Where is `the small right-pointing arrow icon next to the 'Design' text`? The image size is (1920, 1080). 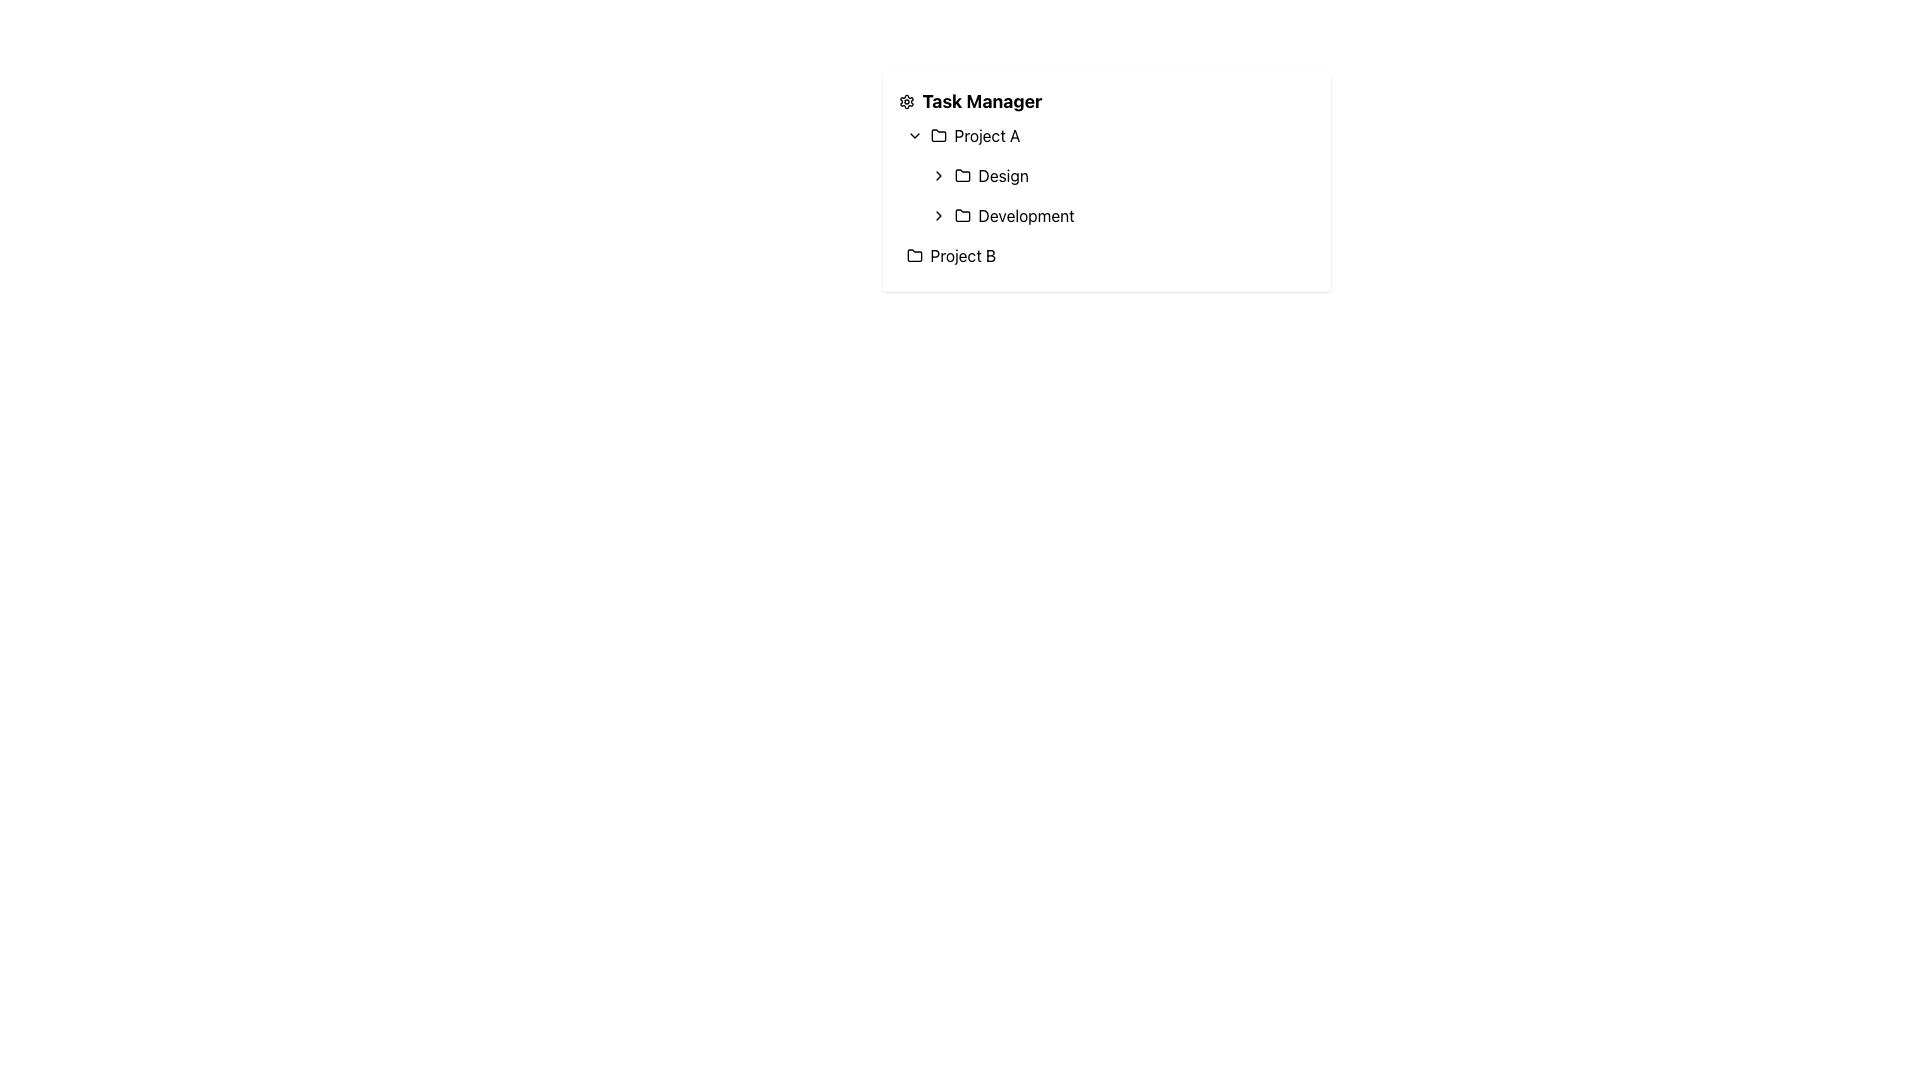
the small right-pointing arrow icon next to the 'Design' text is located at coordinates (937, 175).